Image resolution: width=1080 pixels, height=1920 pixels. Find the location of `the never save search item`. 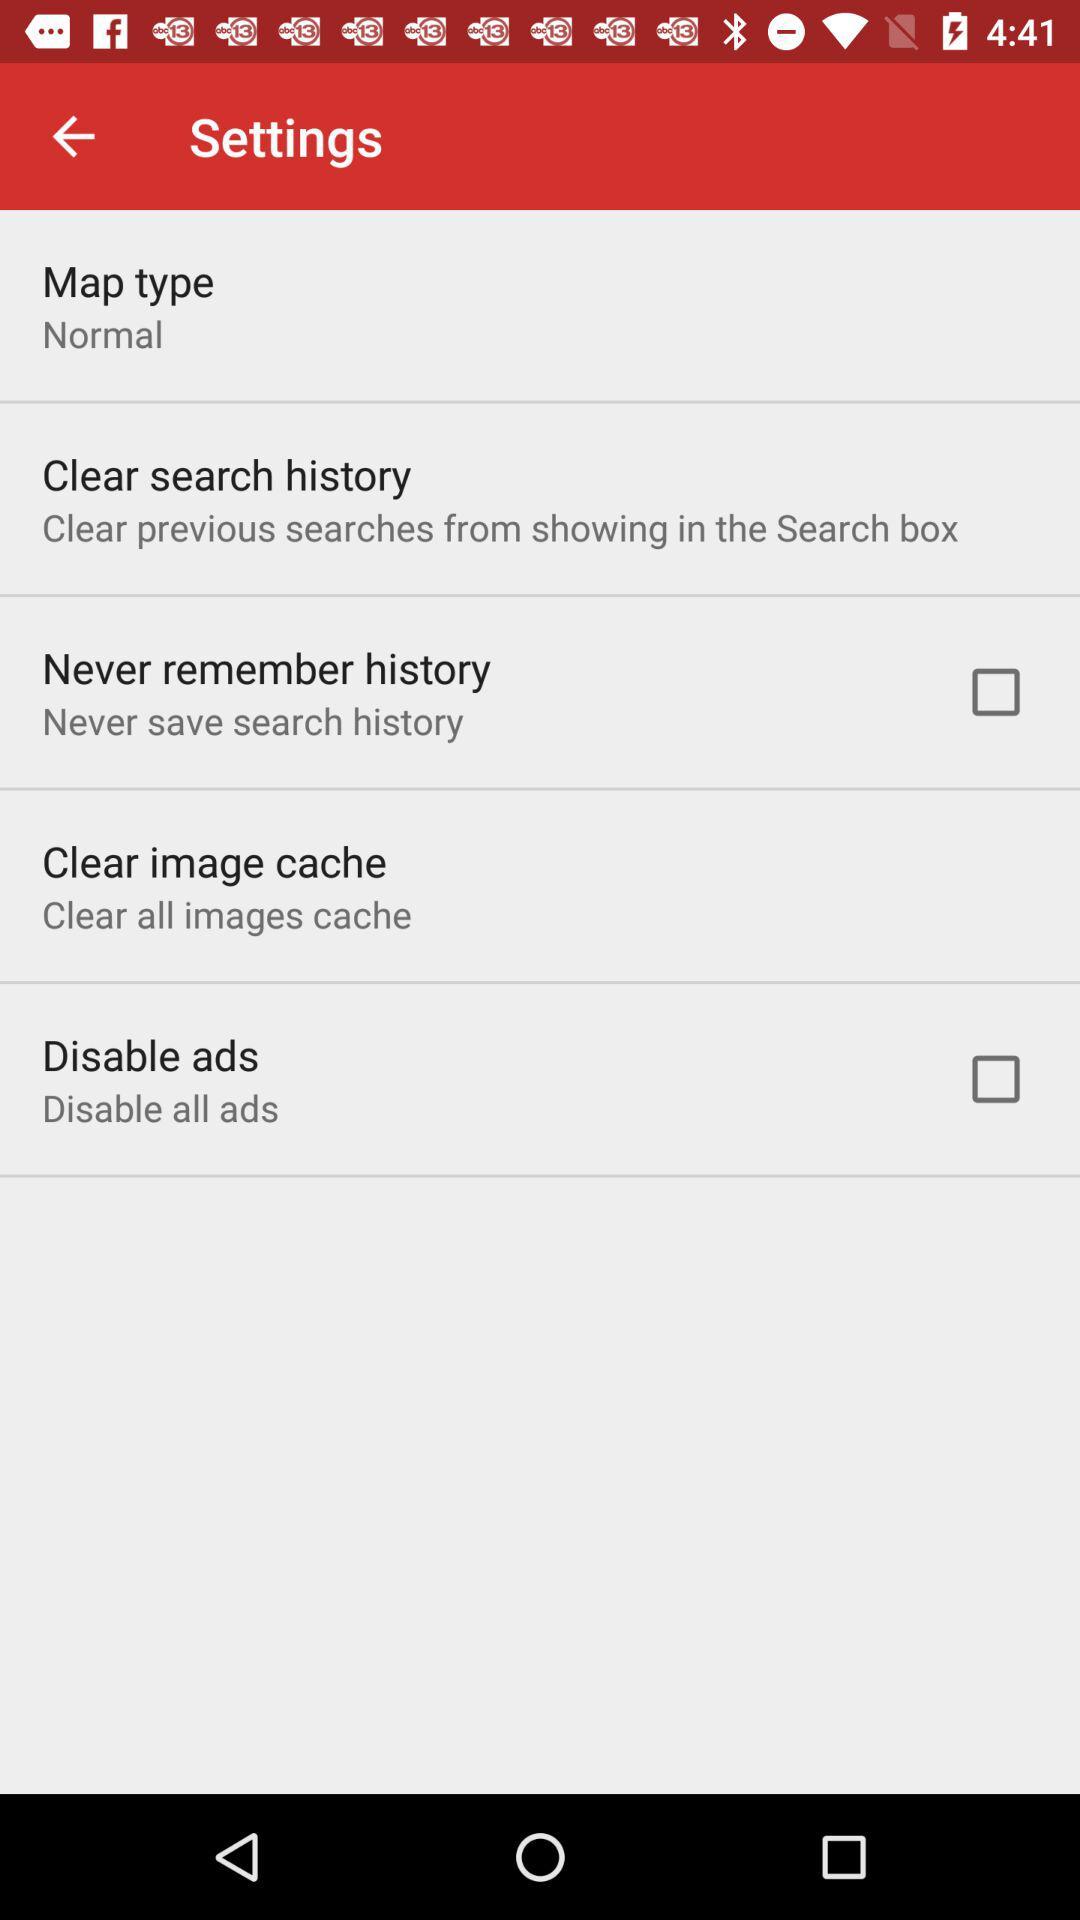

the never save search item is located at coordinates (251, 720).